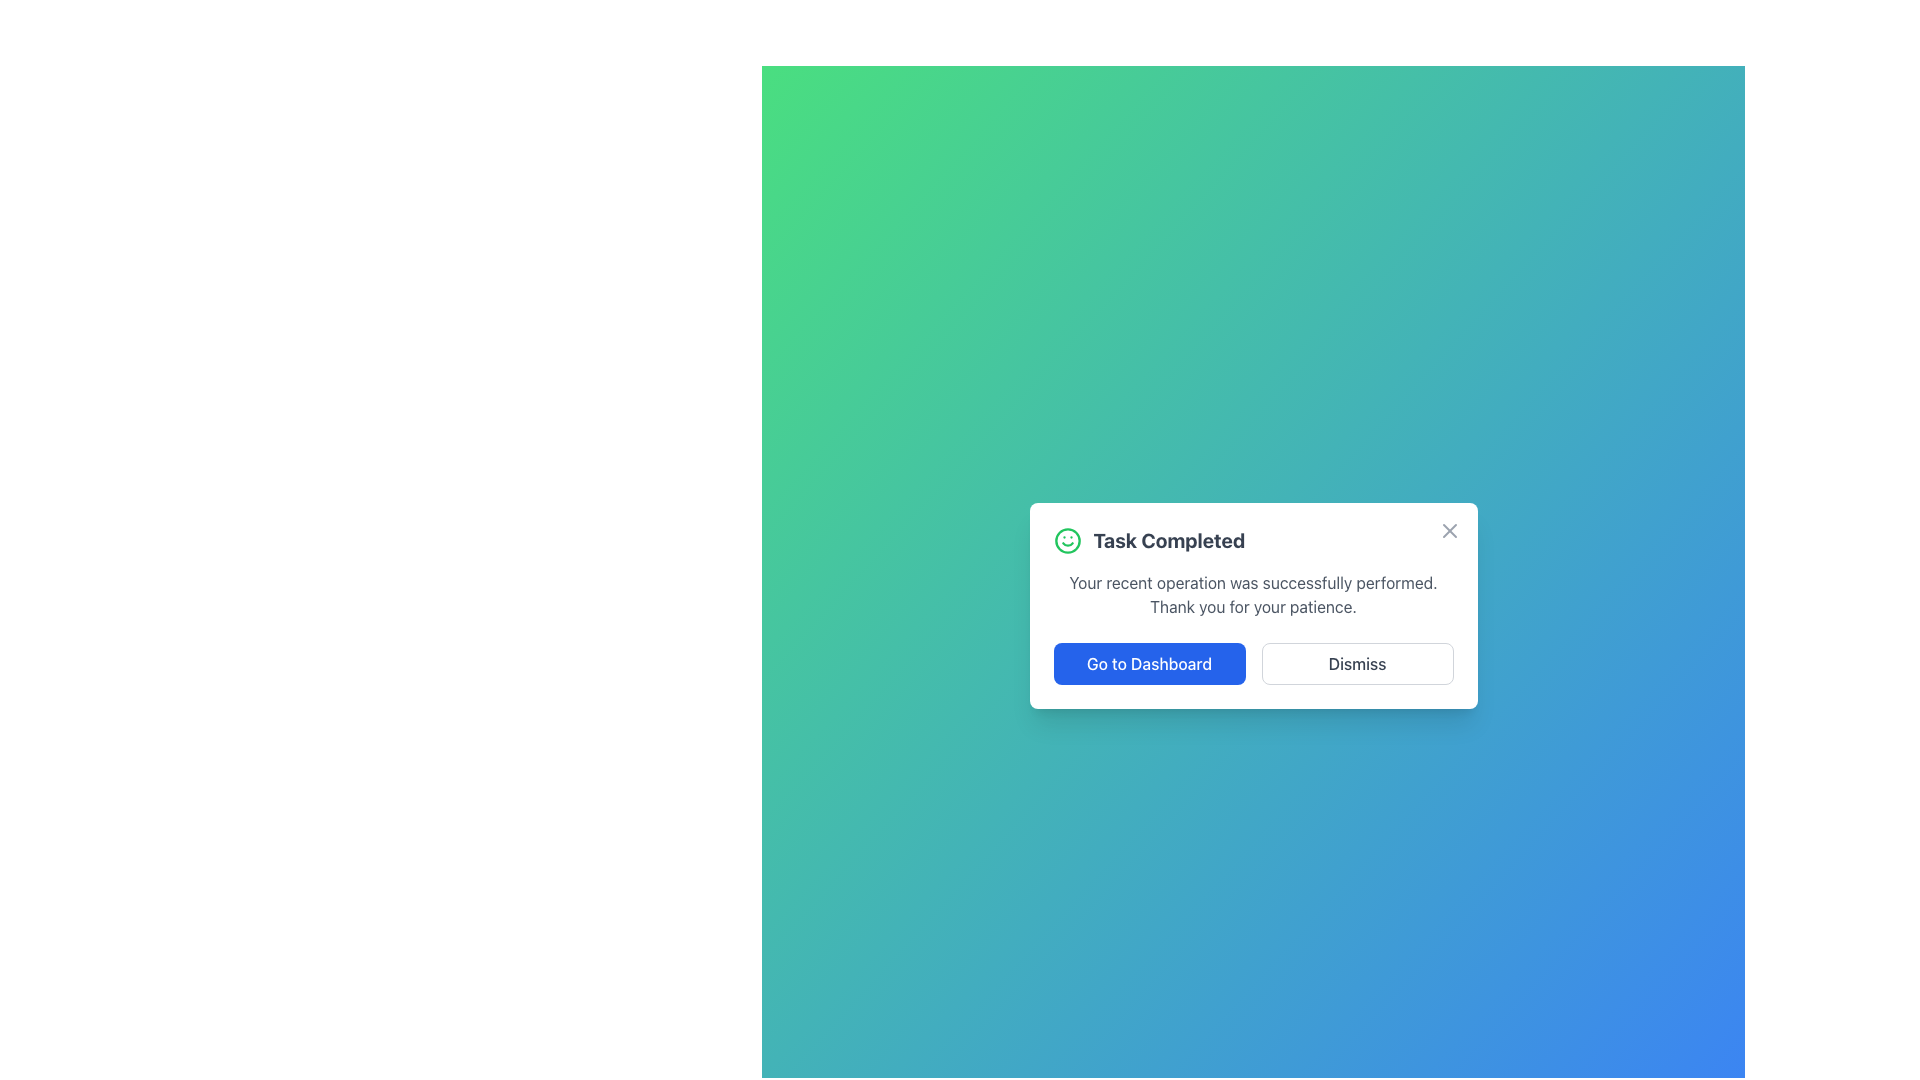  Describe the element at coordinates (1252, 593) in the screenshot. I see `informational message located in the modal dialog, positioned below the title 'Task Completed' and the smiley icon` at that location.